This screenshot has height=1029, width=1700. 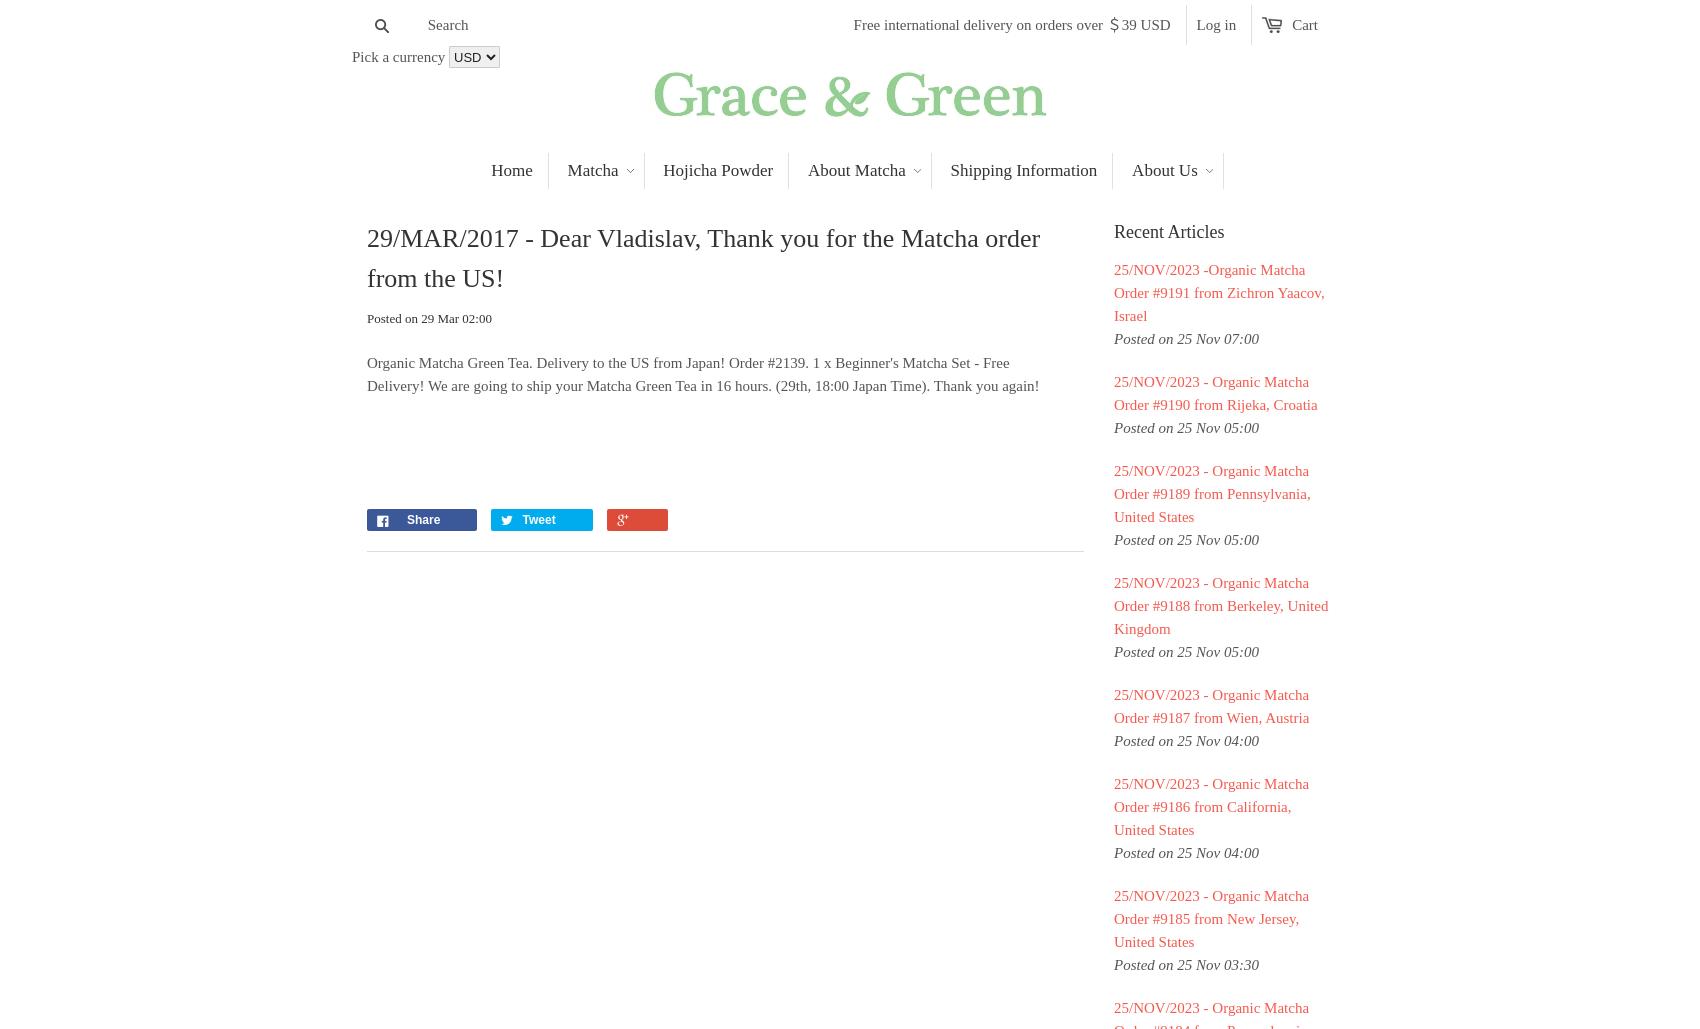 What do you see at coordinates (663, 170) in the screenshot?
I see `'Hojicha Powder'` at bounding box center [663, 170].